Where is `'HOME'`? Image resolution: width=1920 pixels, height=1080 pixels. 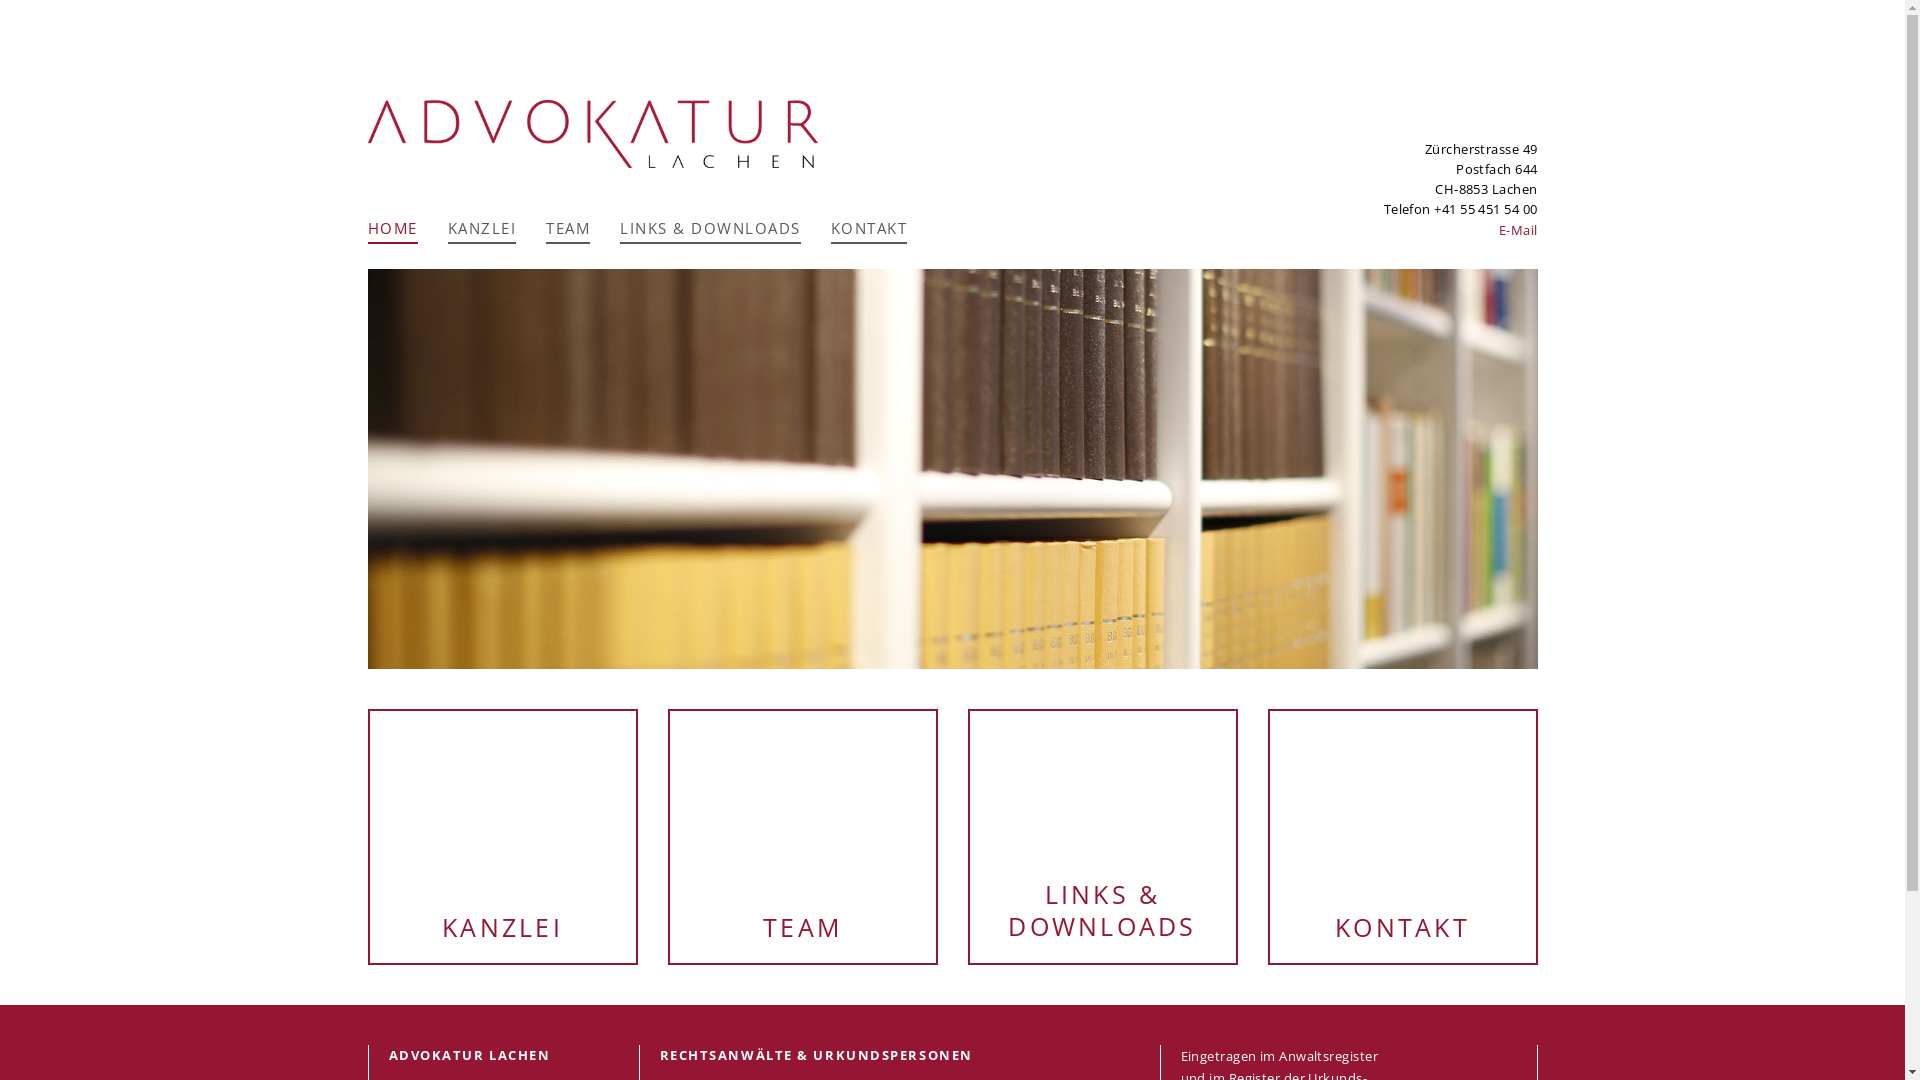
'HOME' is located at coordinates (393, 230).